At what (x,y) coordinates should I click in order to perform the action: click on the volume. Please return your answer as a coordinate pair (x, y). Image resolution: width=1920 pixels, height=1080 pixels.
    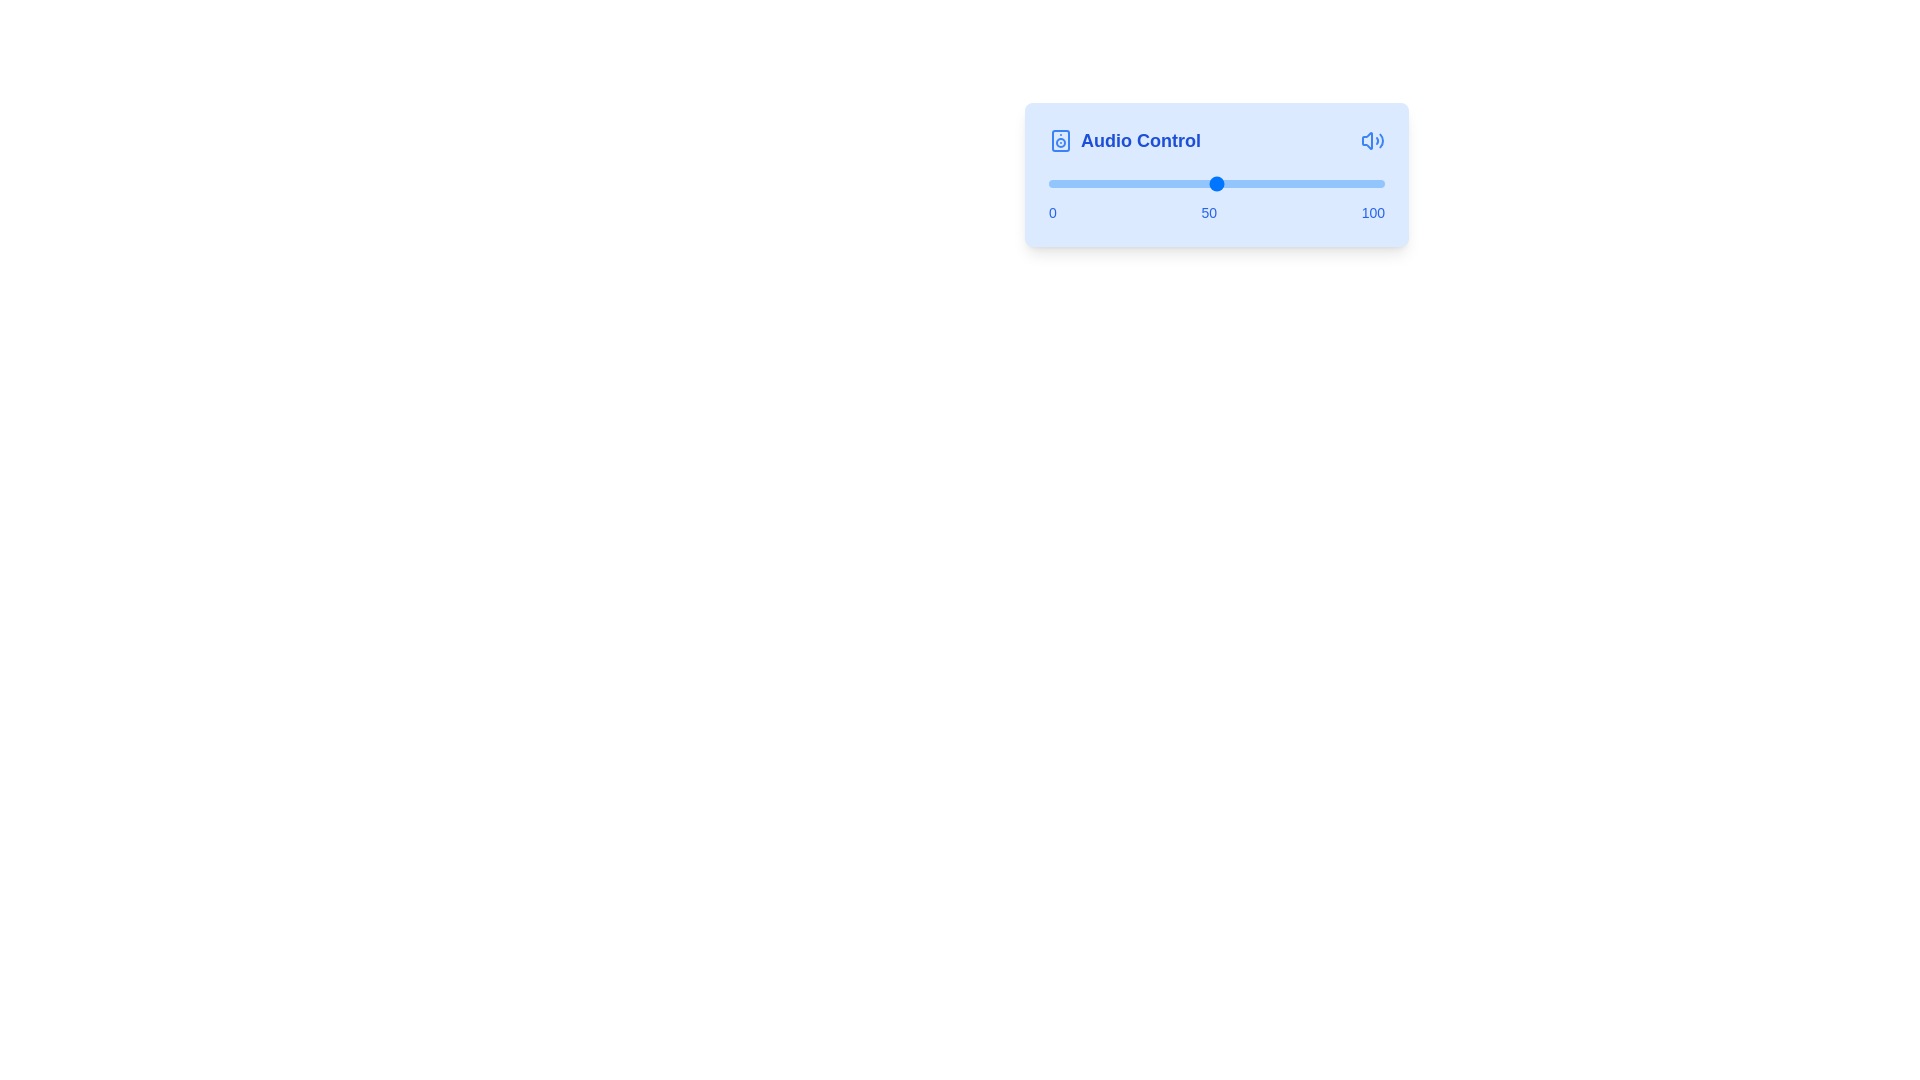
    Looking at the image, I should click on (1263, 184).